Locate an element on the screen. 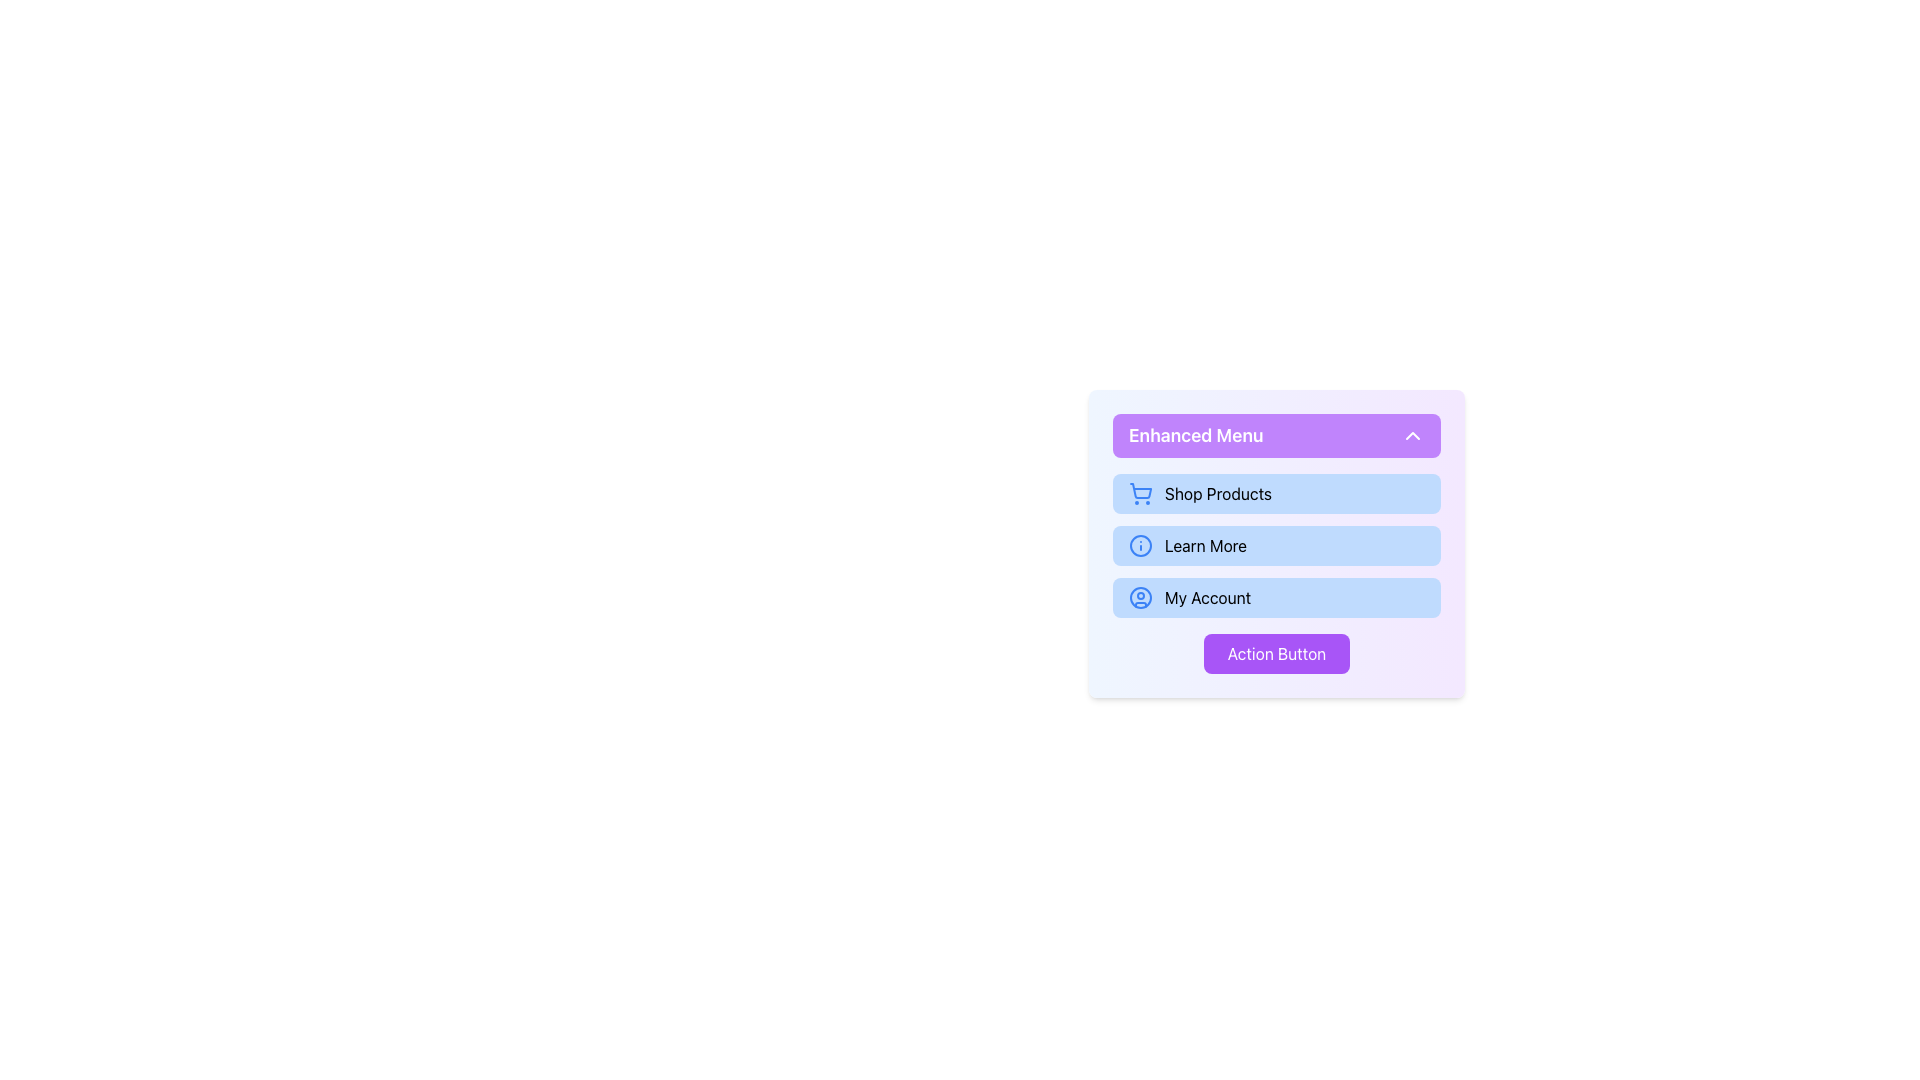 This screenshot has width=1920, height=1080. the purple 'Action Button' with white text located at the bottom of the 'Enhanced Menu' is located at coordinates (1275, 654).